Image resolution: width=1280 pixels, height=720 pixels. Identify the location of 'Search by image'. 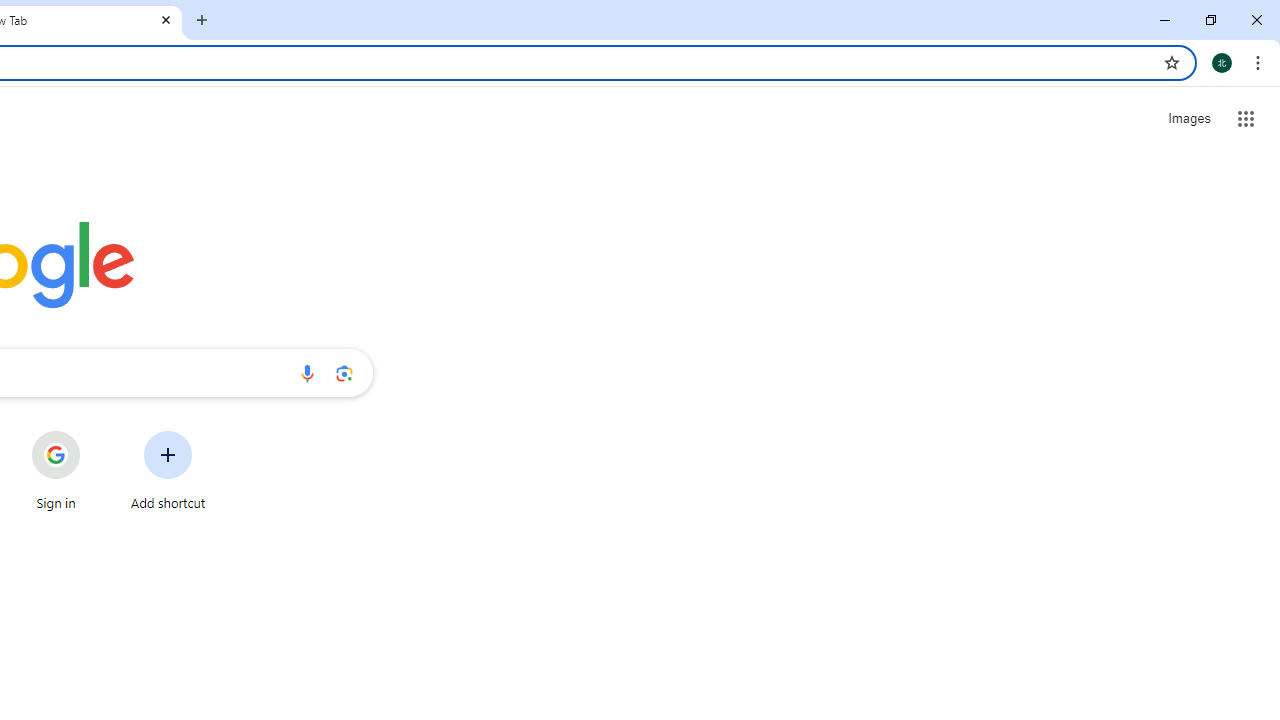
(344, 372).